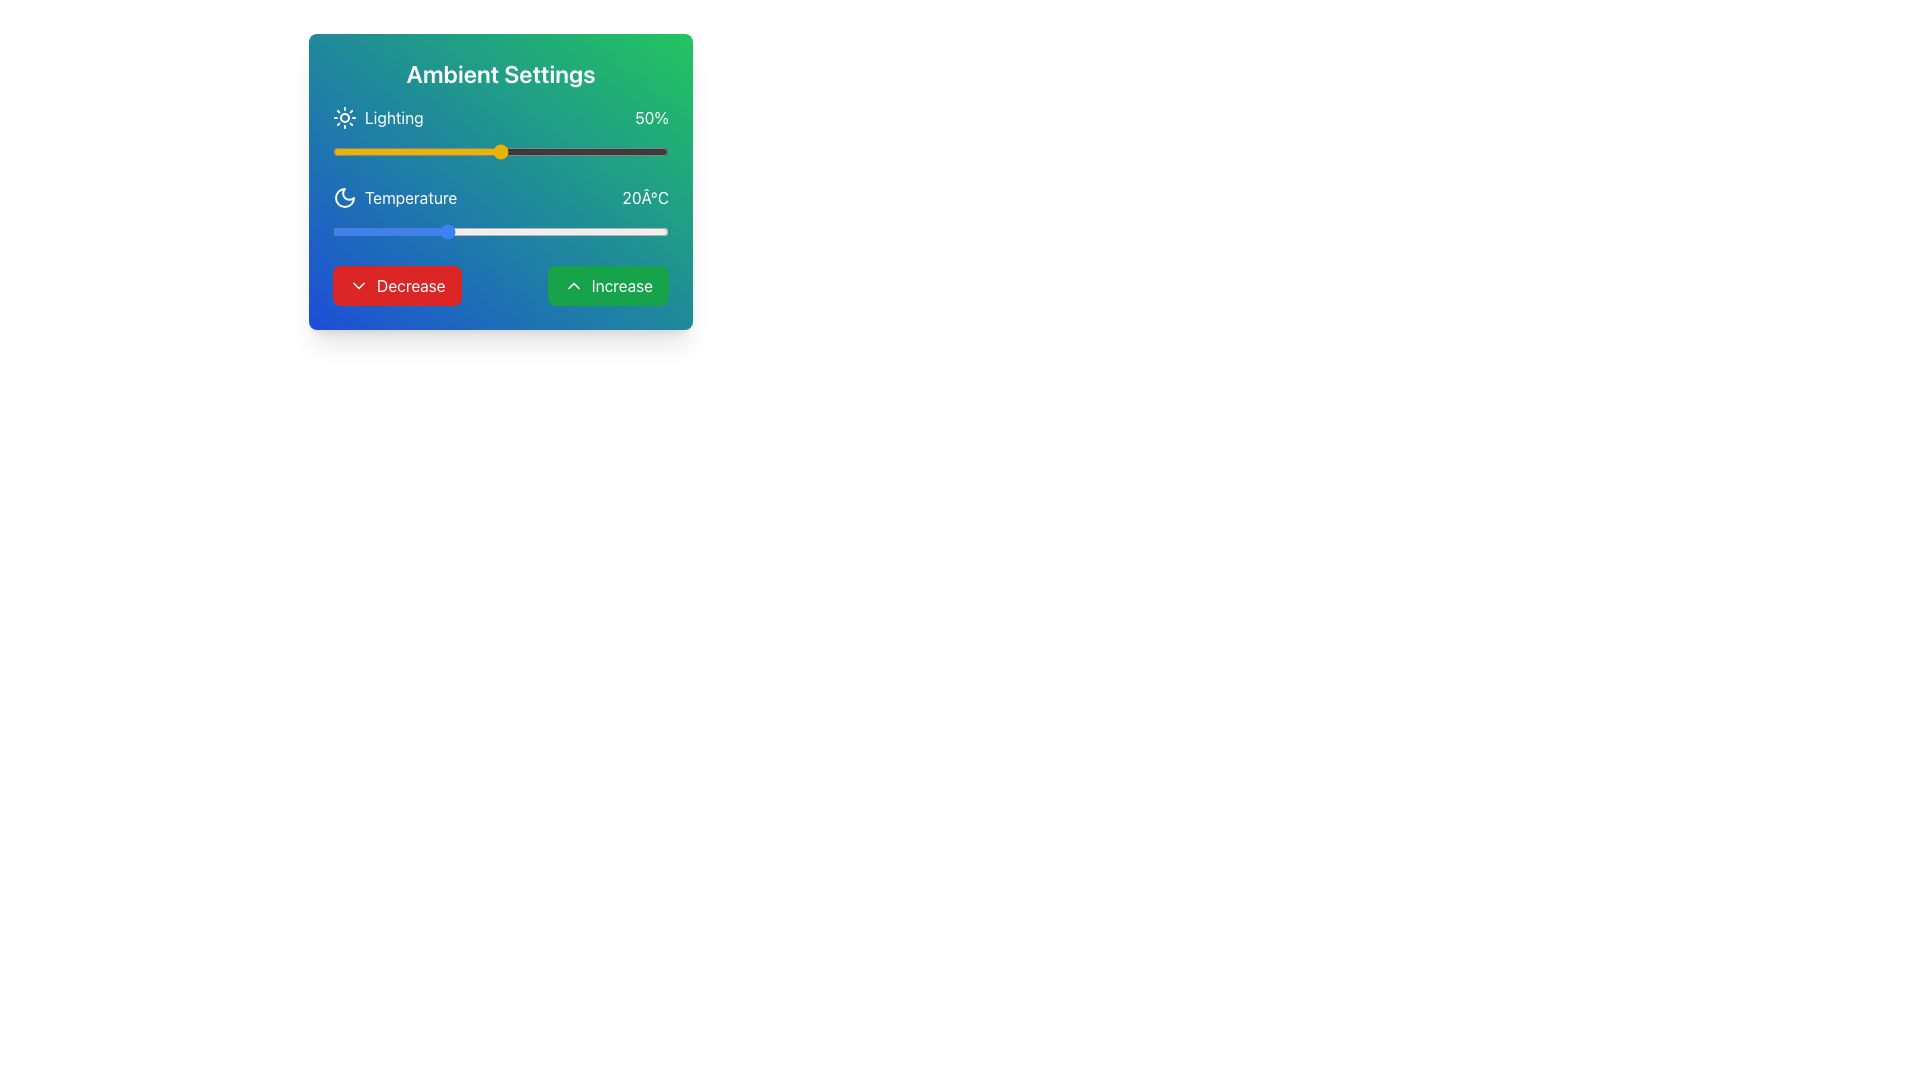  What do you see at coordinates (345, 197) in the screenshot?
I see `the small moon-shaped icon with a gray outline located next to the 'Temperature' label in the 'Ambient Settings' interface` at bounding box center [345, 197].